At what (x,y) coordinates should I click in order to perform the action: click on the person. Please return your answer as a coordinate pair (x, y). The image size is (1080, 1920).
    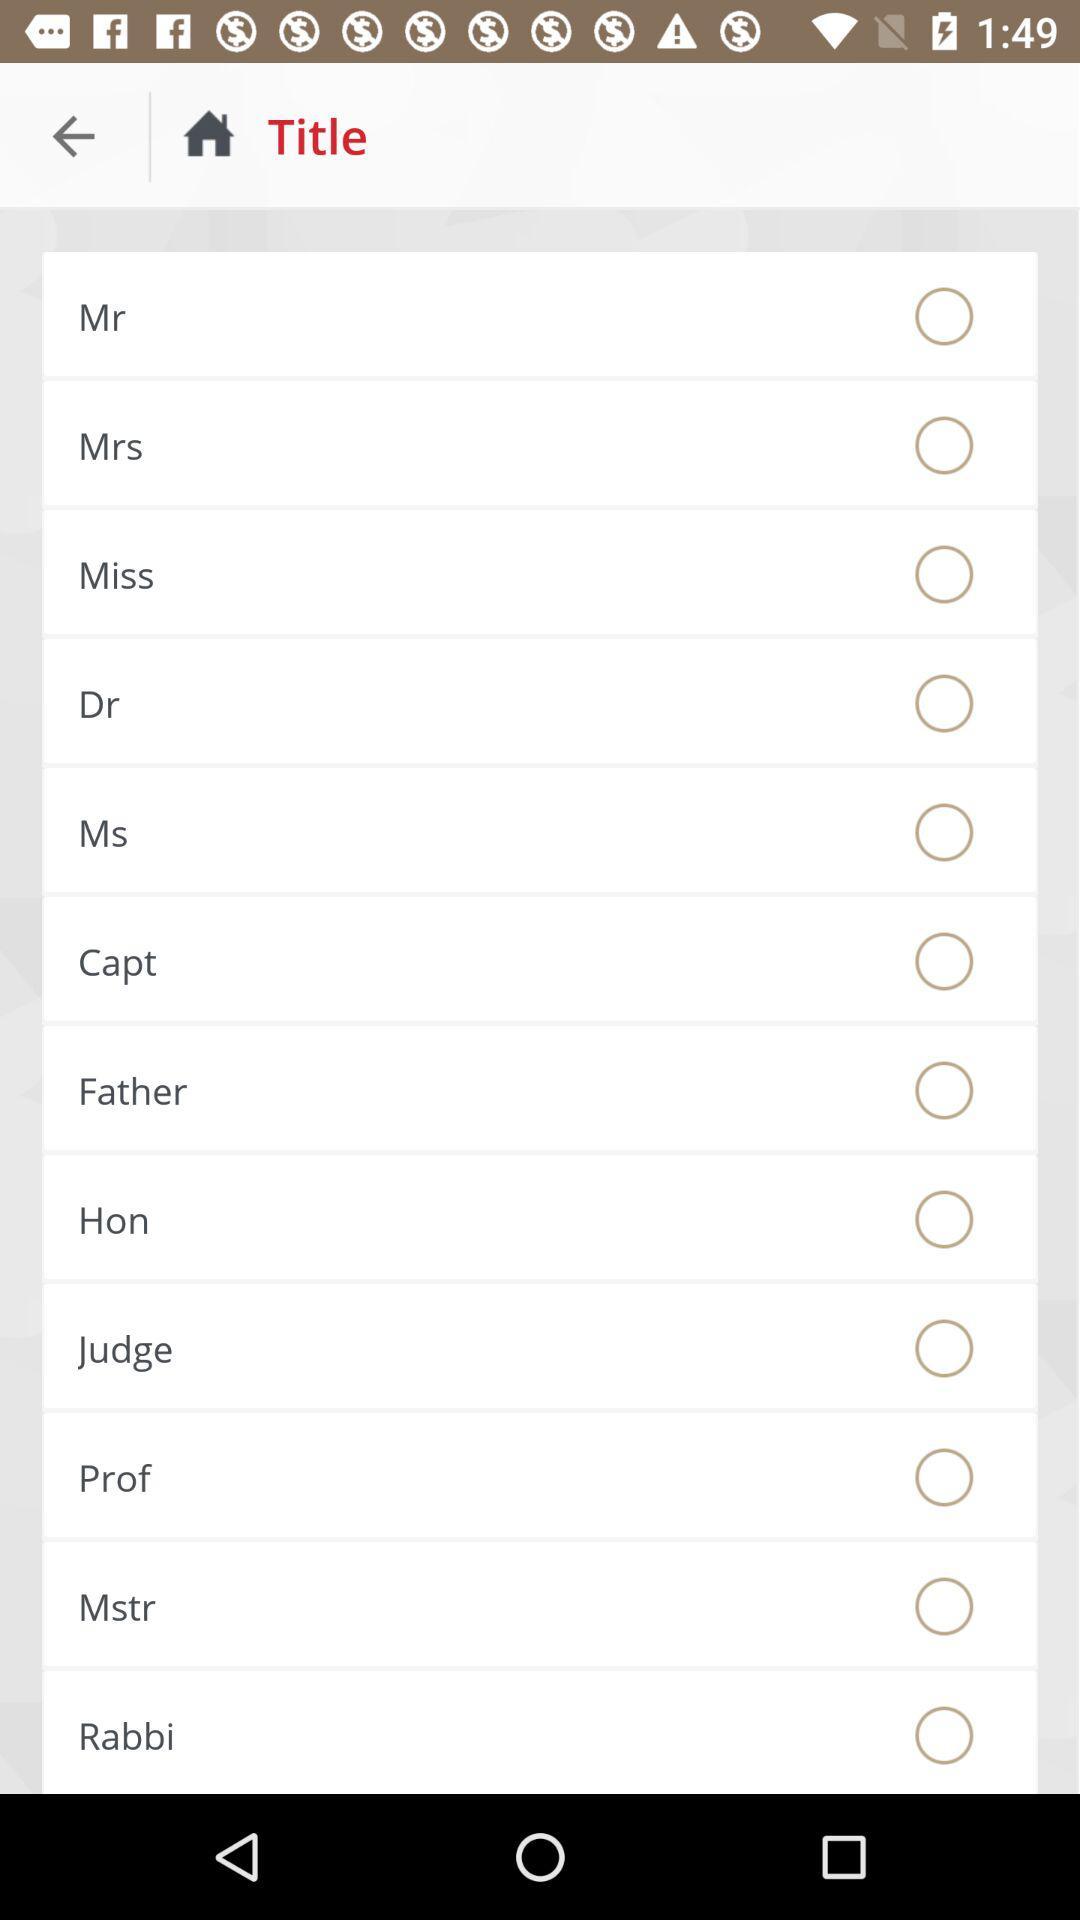
    Looking at the image, I should click on (944, 1089).